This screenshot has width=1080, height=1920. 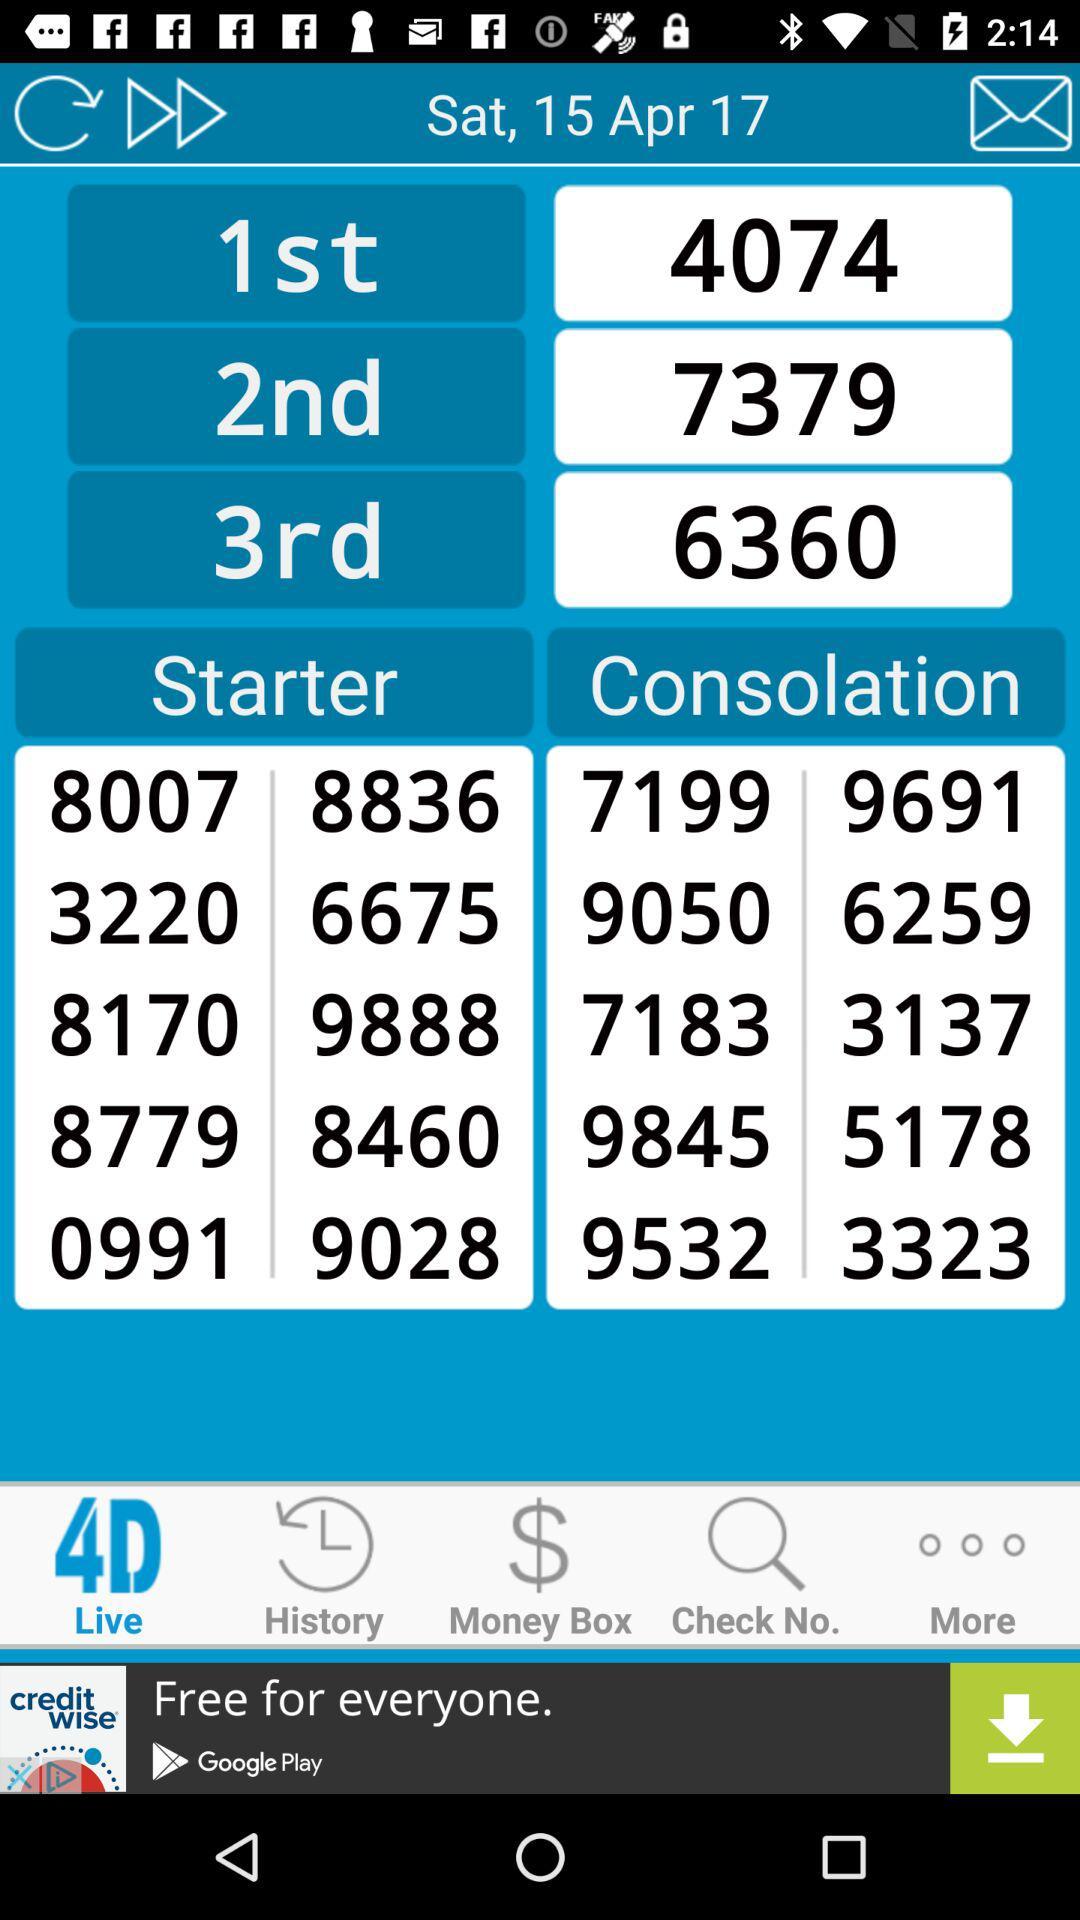 What do you see at coordinates (175, 112) in the screenshot?
I see `consolation page` at bounding box center [175, 112].